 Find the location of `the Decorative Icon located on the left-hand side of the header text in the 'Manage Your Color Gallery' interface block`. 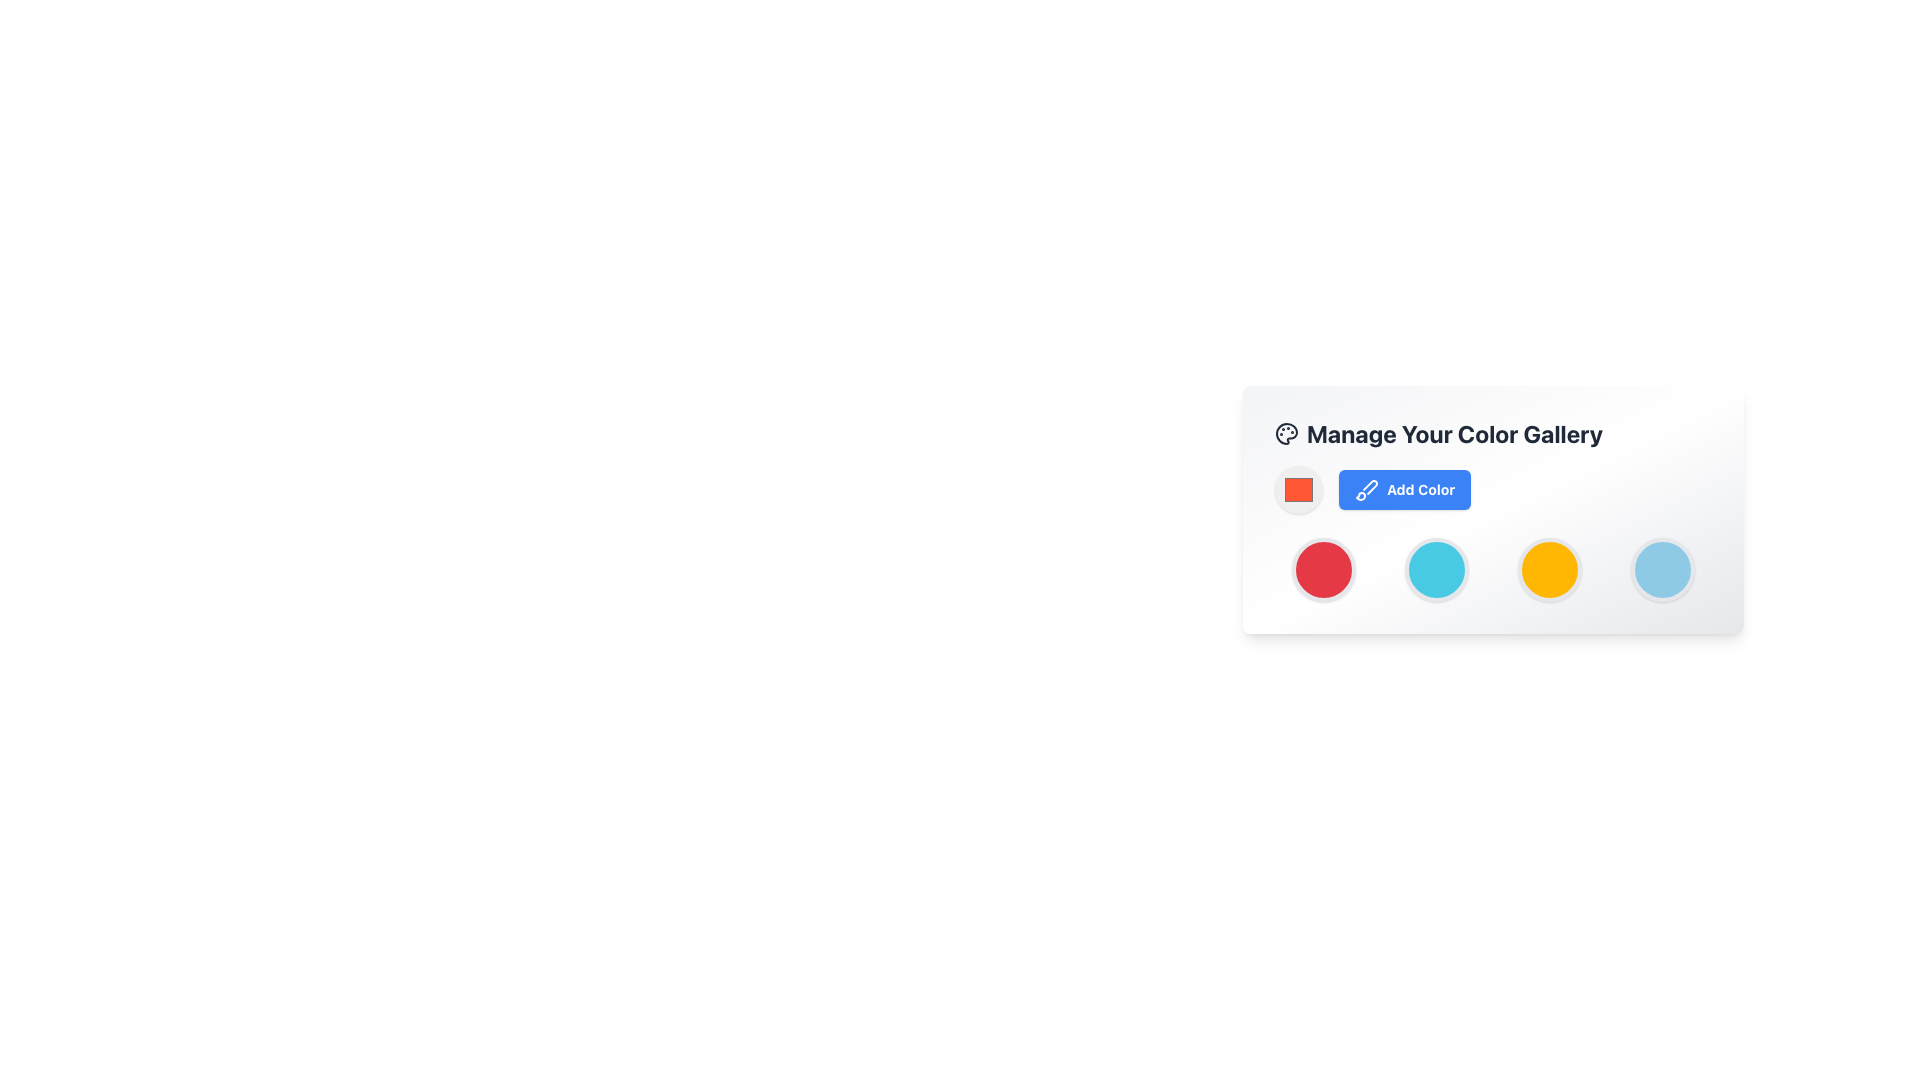

the Decorative Icon located on the left-hand side of the header text in the 'Manage Your Color Gallery' interface block is located at coordinates (1286, 433).